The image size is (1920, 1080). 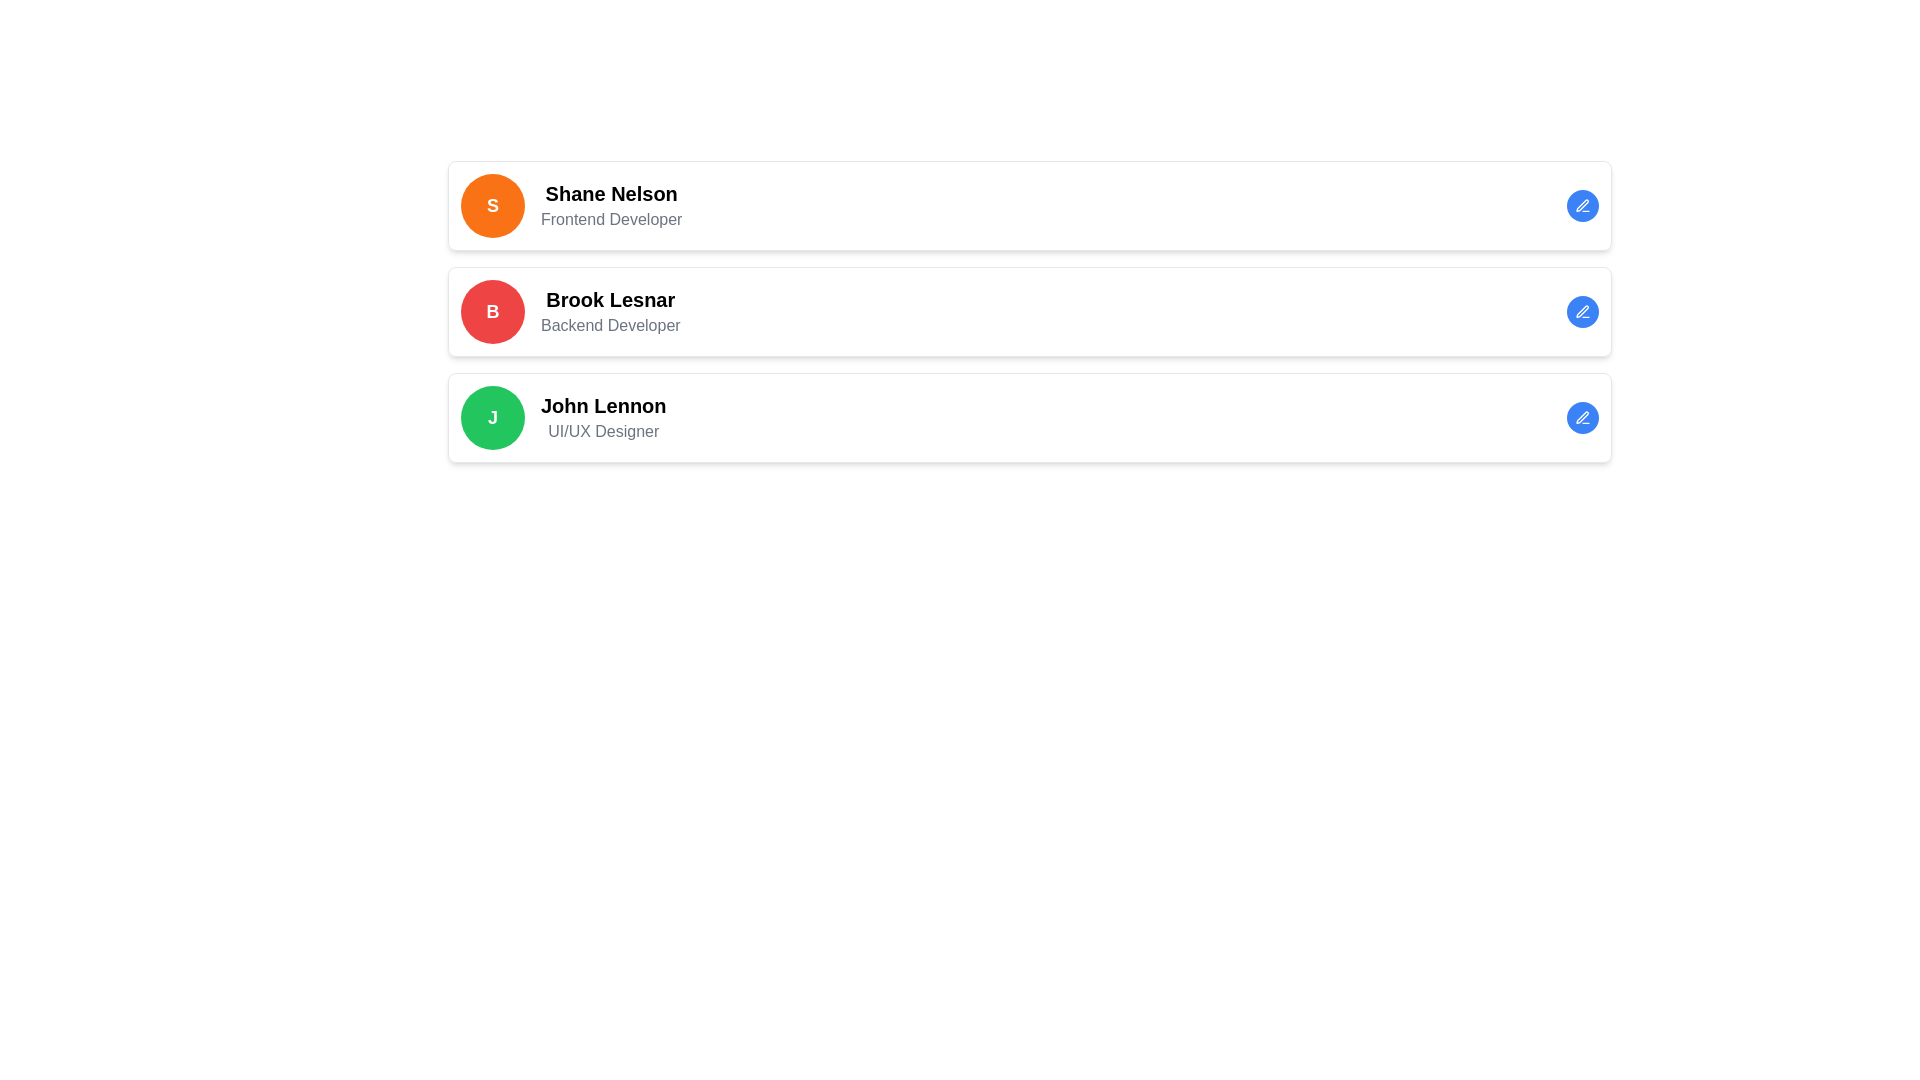 I want to click on the static text label displaying 'Frontend Developer' which is located directly beneath the name 'Shane Nelson' in the uppermost card of the interface, so click(x=610, y=219).